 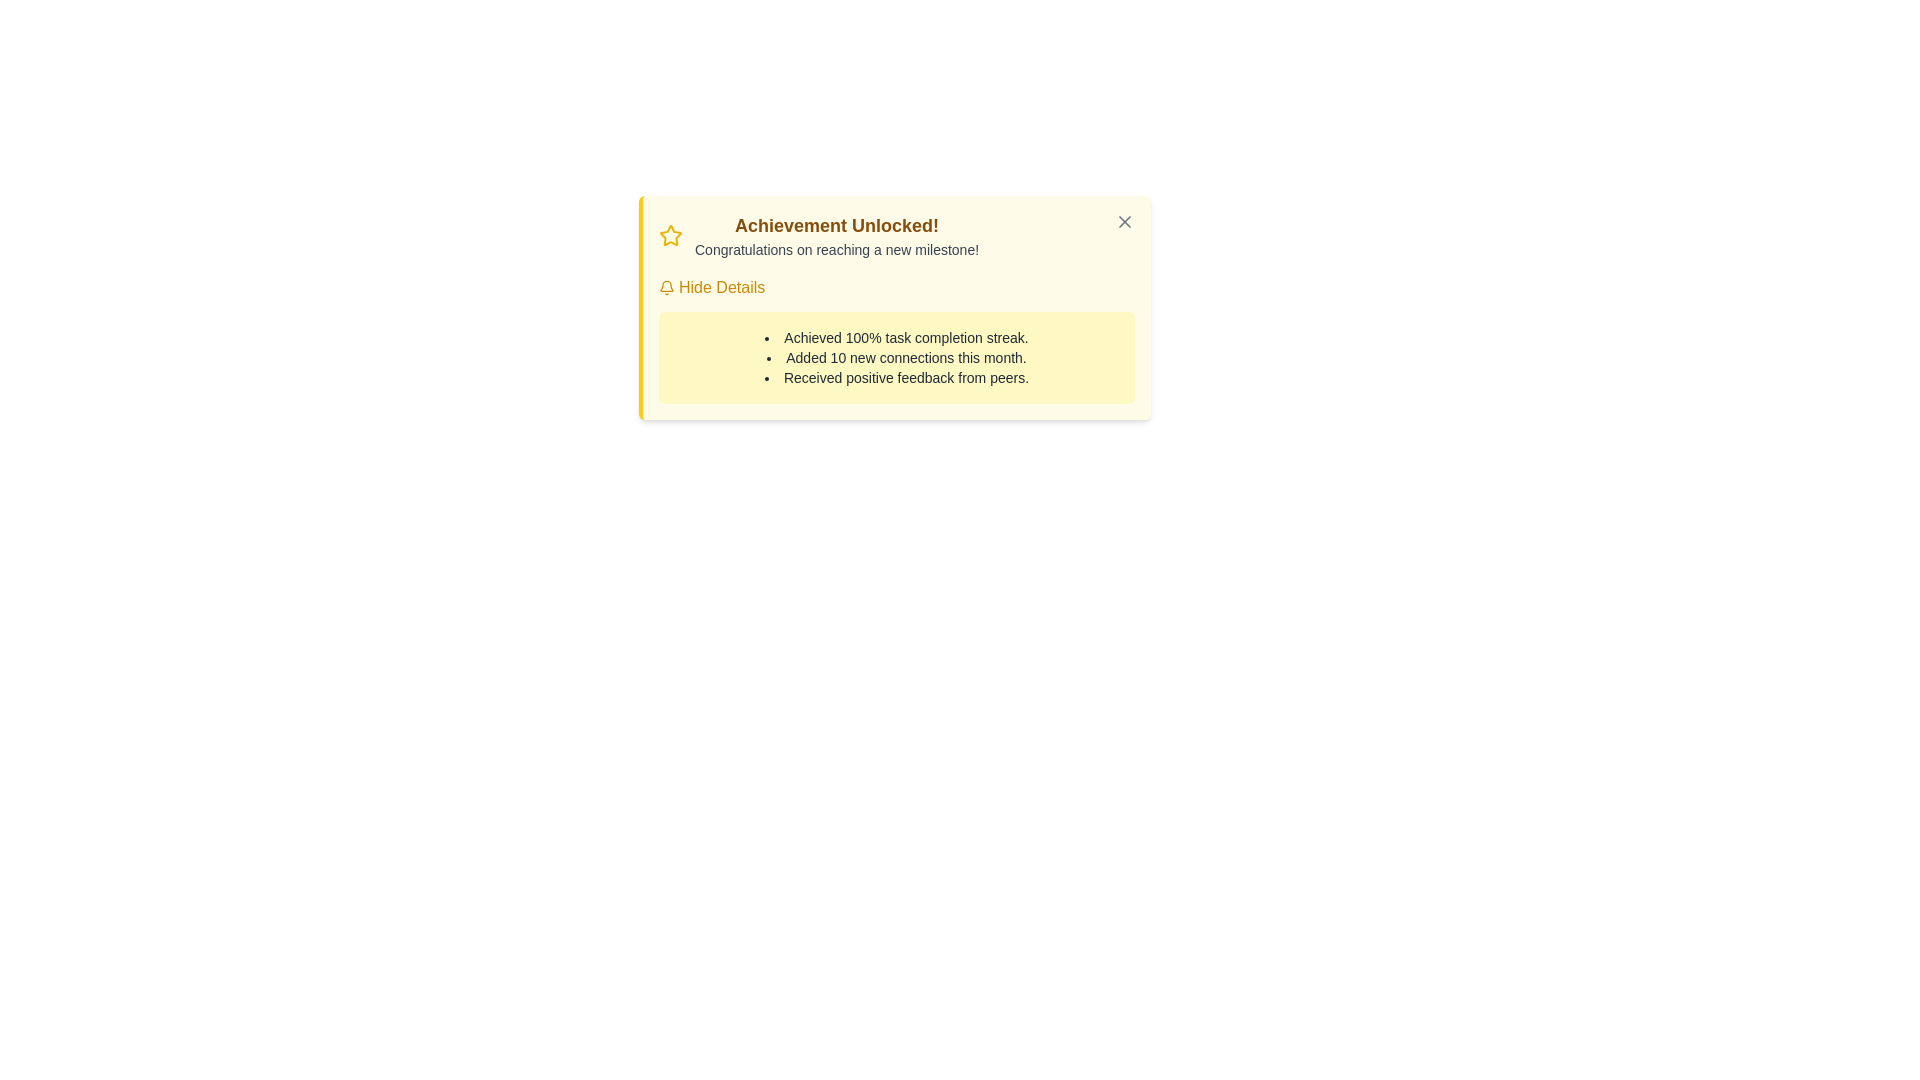 I want to click on the clickable link that toggles the details in the notification box to underline it, so click(x=712, y=288).